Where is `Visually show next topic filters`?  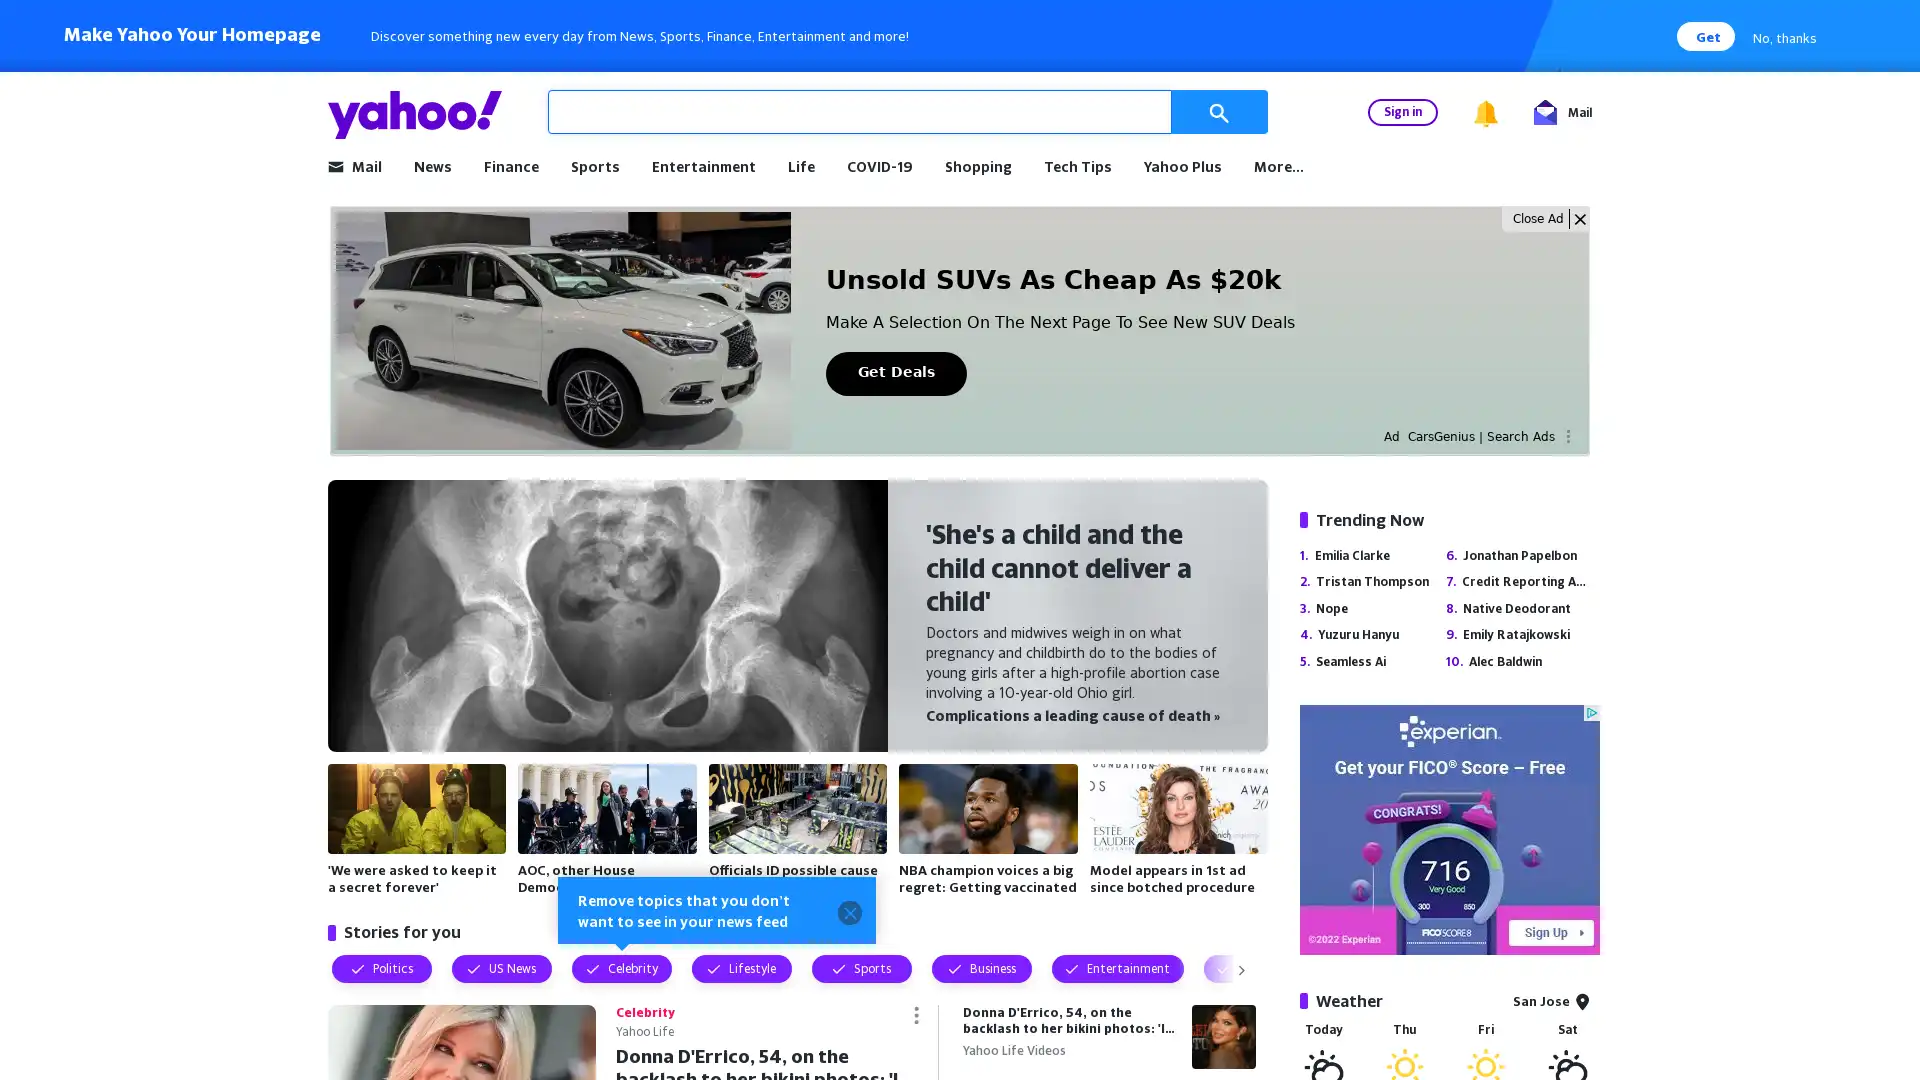 Visually show next topic filters is located at coordinates (1220, 967).